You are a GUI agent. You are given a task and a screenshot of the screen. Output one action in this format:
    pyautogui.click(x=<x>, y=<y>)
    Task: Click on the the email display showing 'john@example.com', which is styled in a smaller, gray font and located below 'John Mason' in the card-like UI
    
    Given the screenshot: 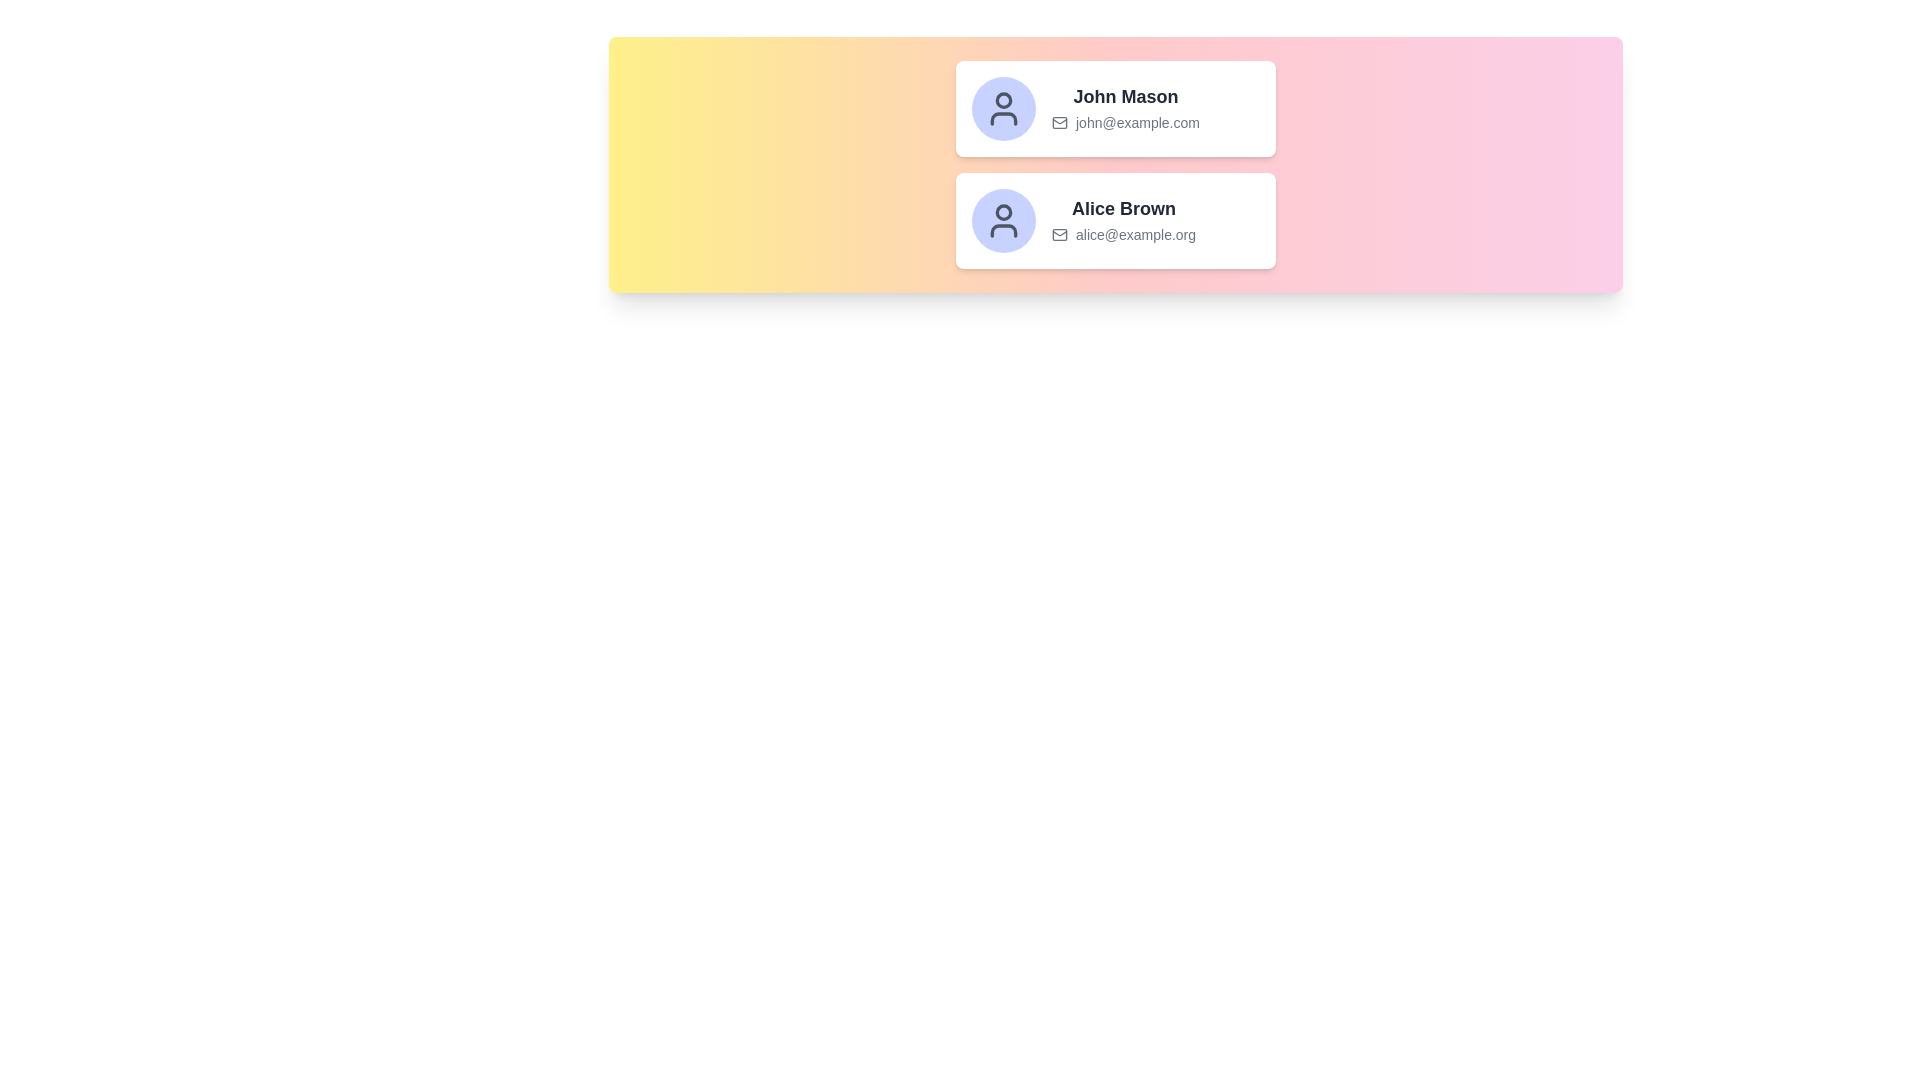 What is the action you would take?
    pyautogui.click(x=1125, y=123)
    